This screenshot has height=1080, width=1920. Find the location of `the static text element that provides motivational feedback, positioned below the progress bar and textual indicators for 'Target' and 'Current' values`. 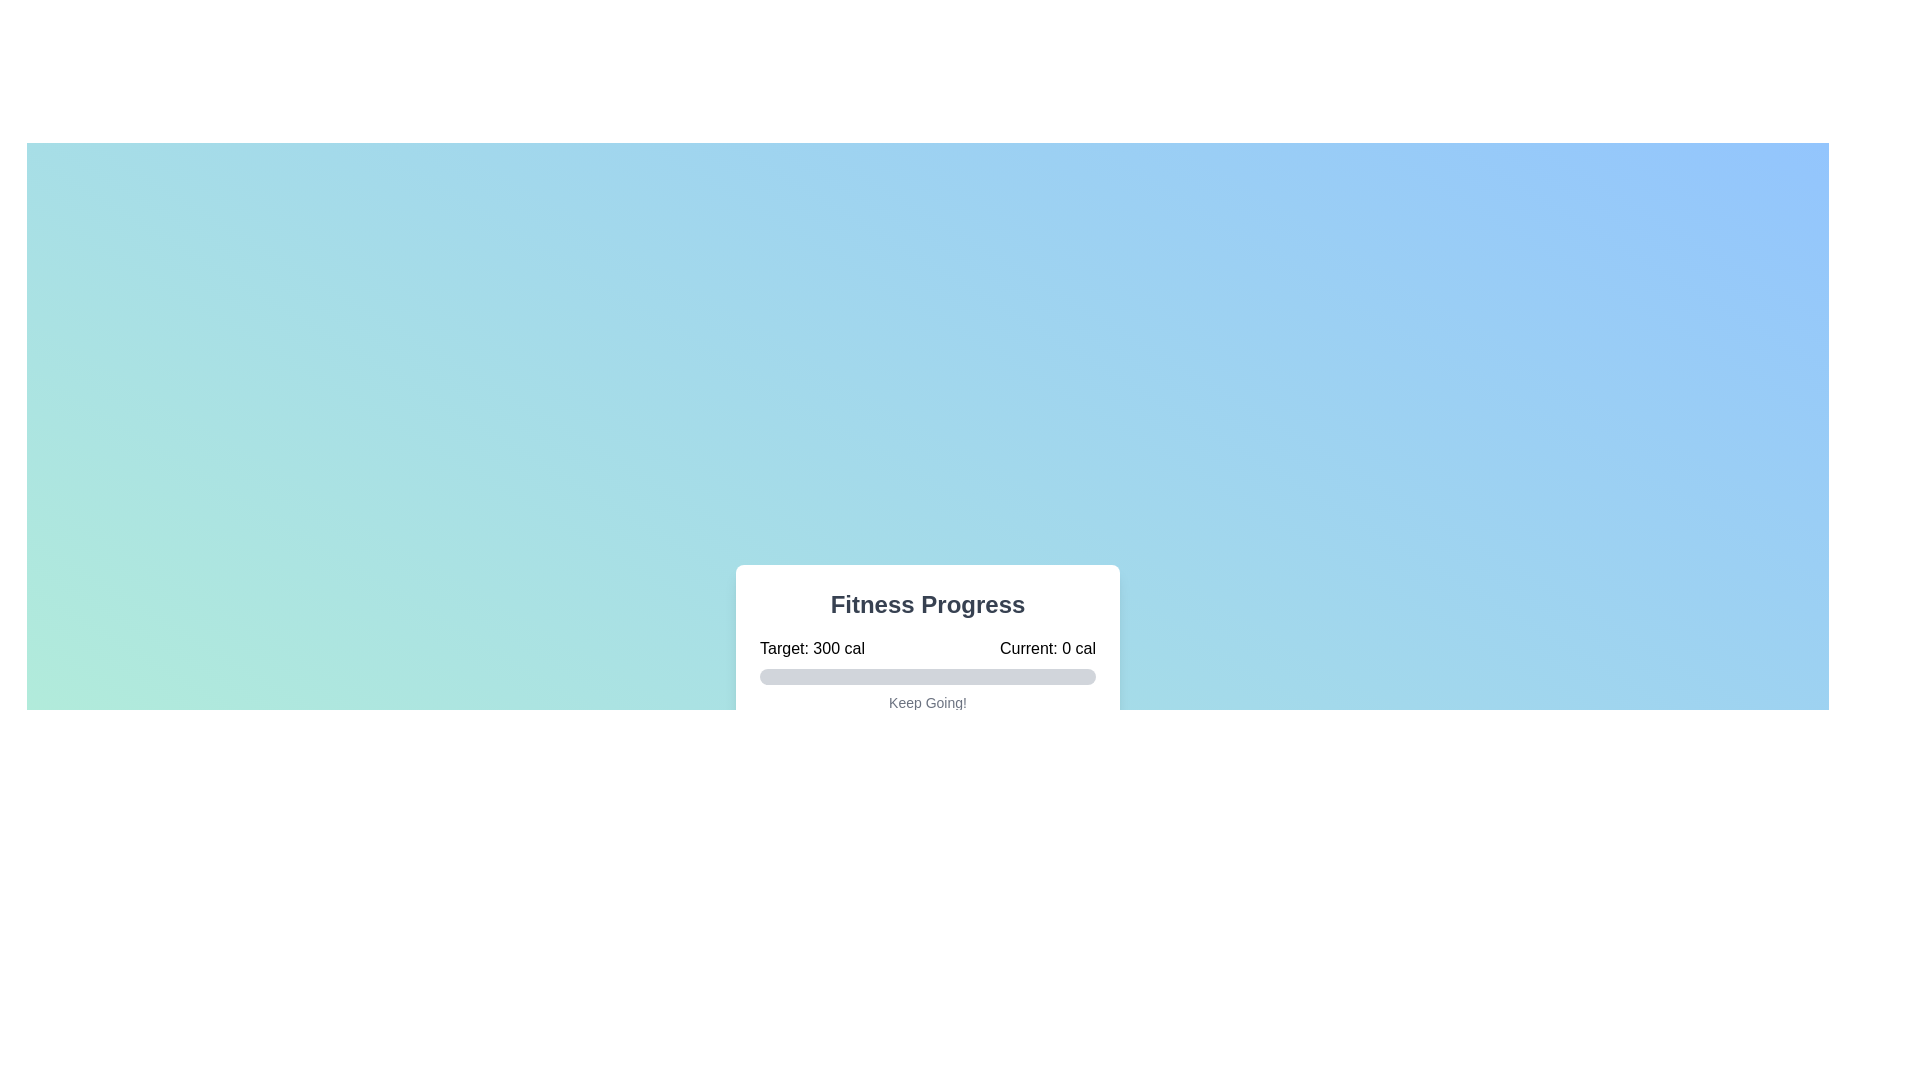

the static text element that provides motivational feedback, positioned below the progress bar and textual indicators for 'Target' and 'Current' values is located at coordinates (926, 701).